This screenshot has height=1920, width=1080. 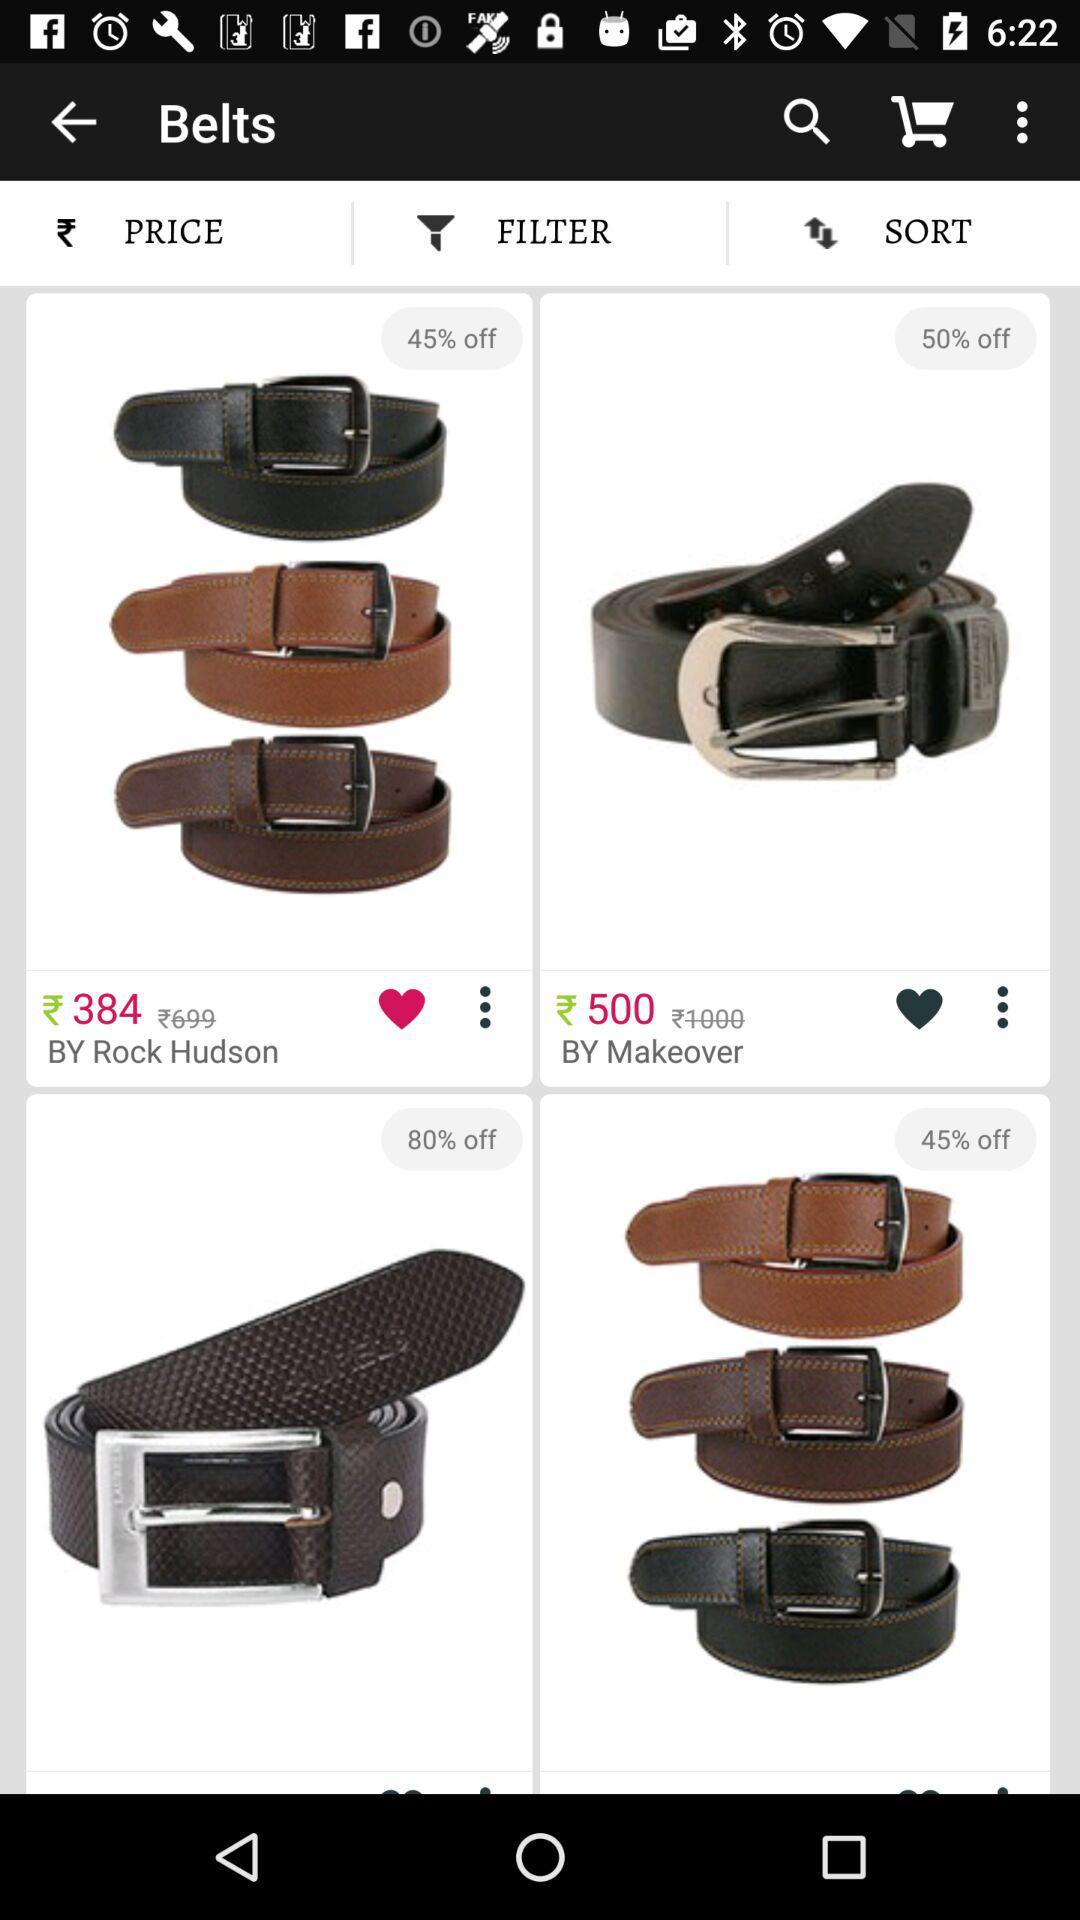 What do you see at coordinates (1010, 1785) in the screenshot?
I see `more option` at bounding box center [1010, 1785].